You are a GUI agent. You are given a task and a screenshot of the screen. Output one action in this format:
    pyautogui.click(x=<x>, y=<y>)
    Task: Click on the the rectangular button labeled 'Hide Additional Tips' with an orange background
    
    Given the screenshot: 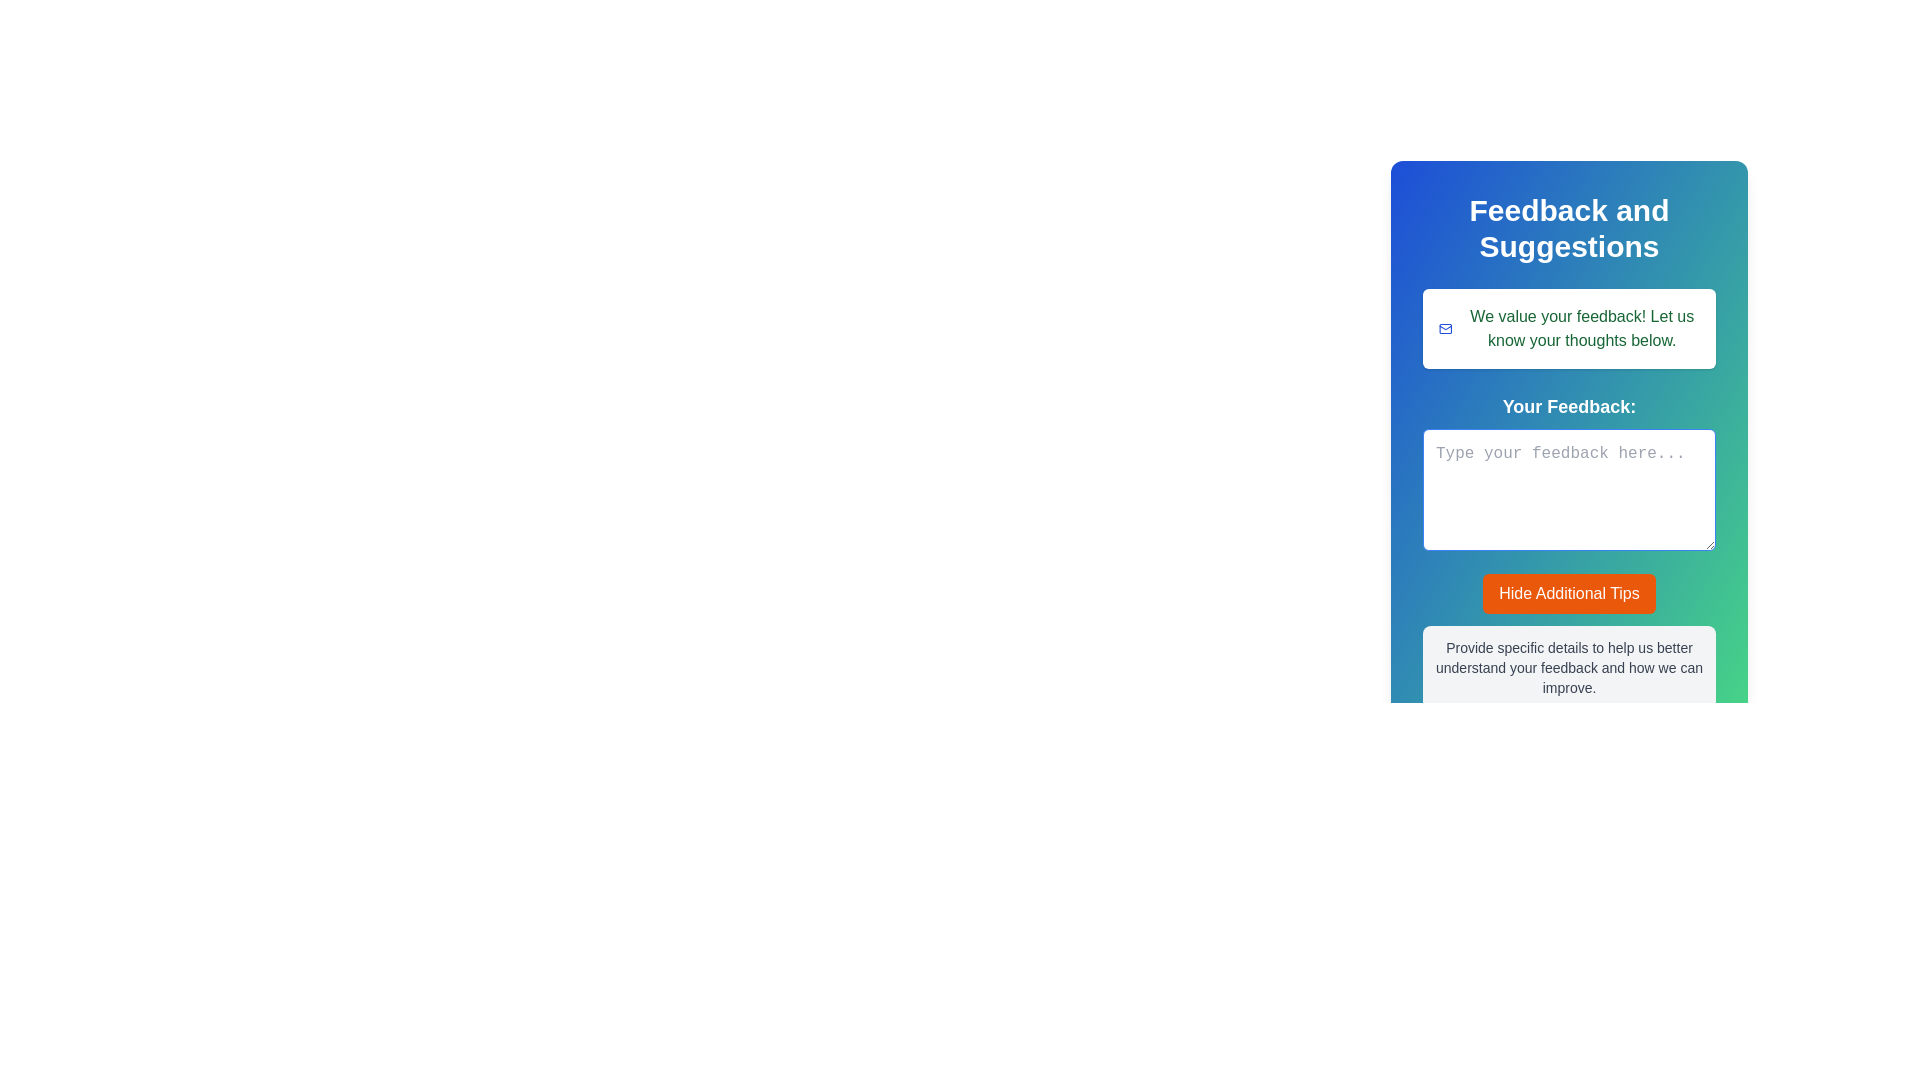 What is the action you would take?
    pyautogui.click(x=1568, y=593)
    